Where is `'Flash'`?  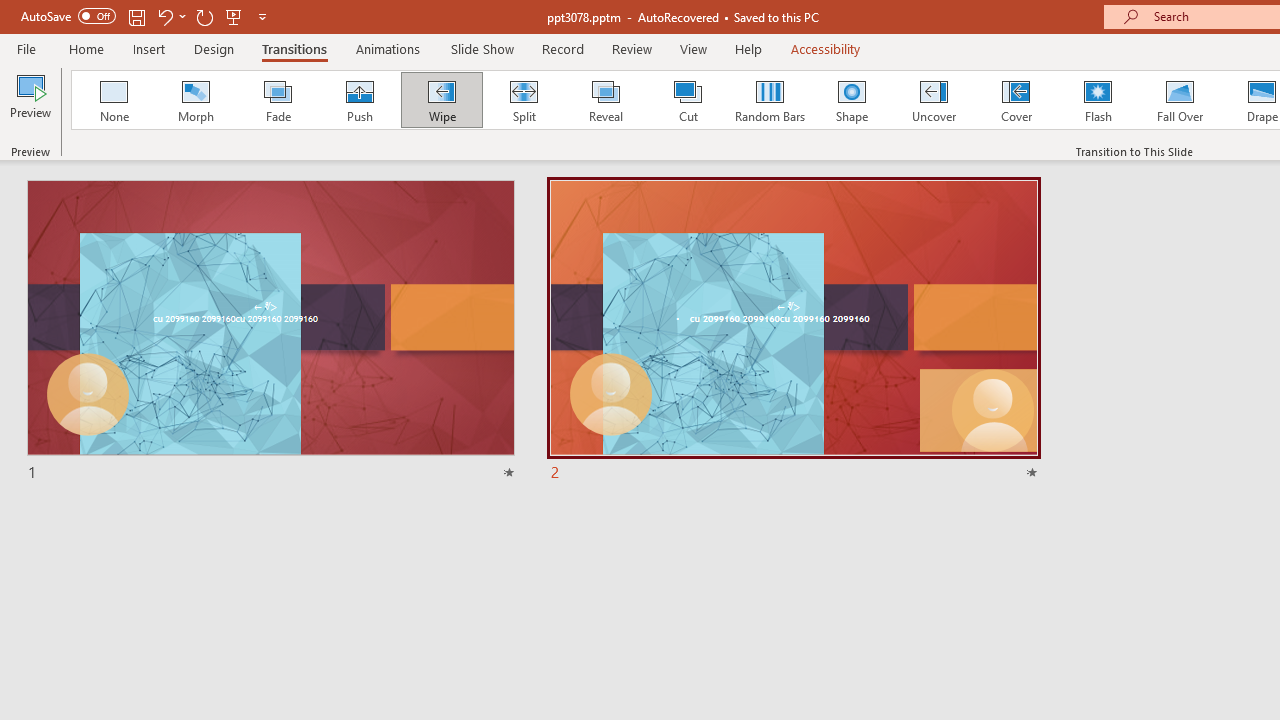 'Flash' is located at coordinates (1097, 100).